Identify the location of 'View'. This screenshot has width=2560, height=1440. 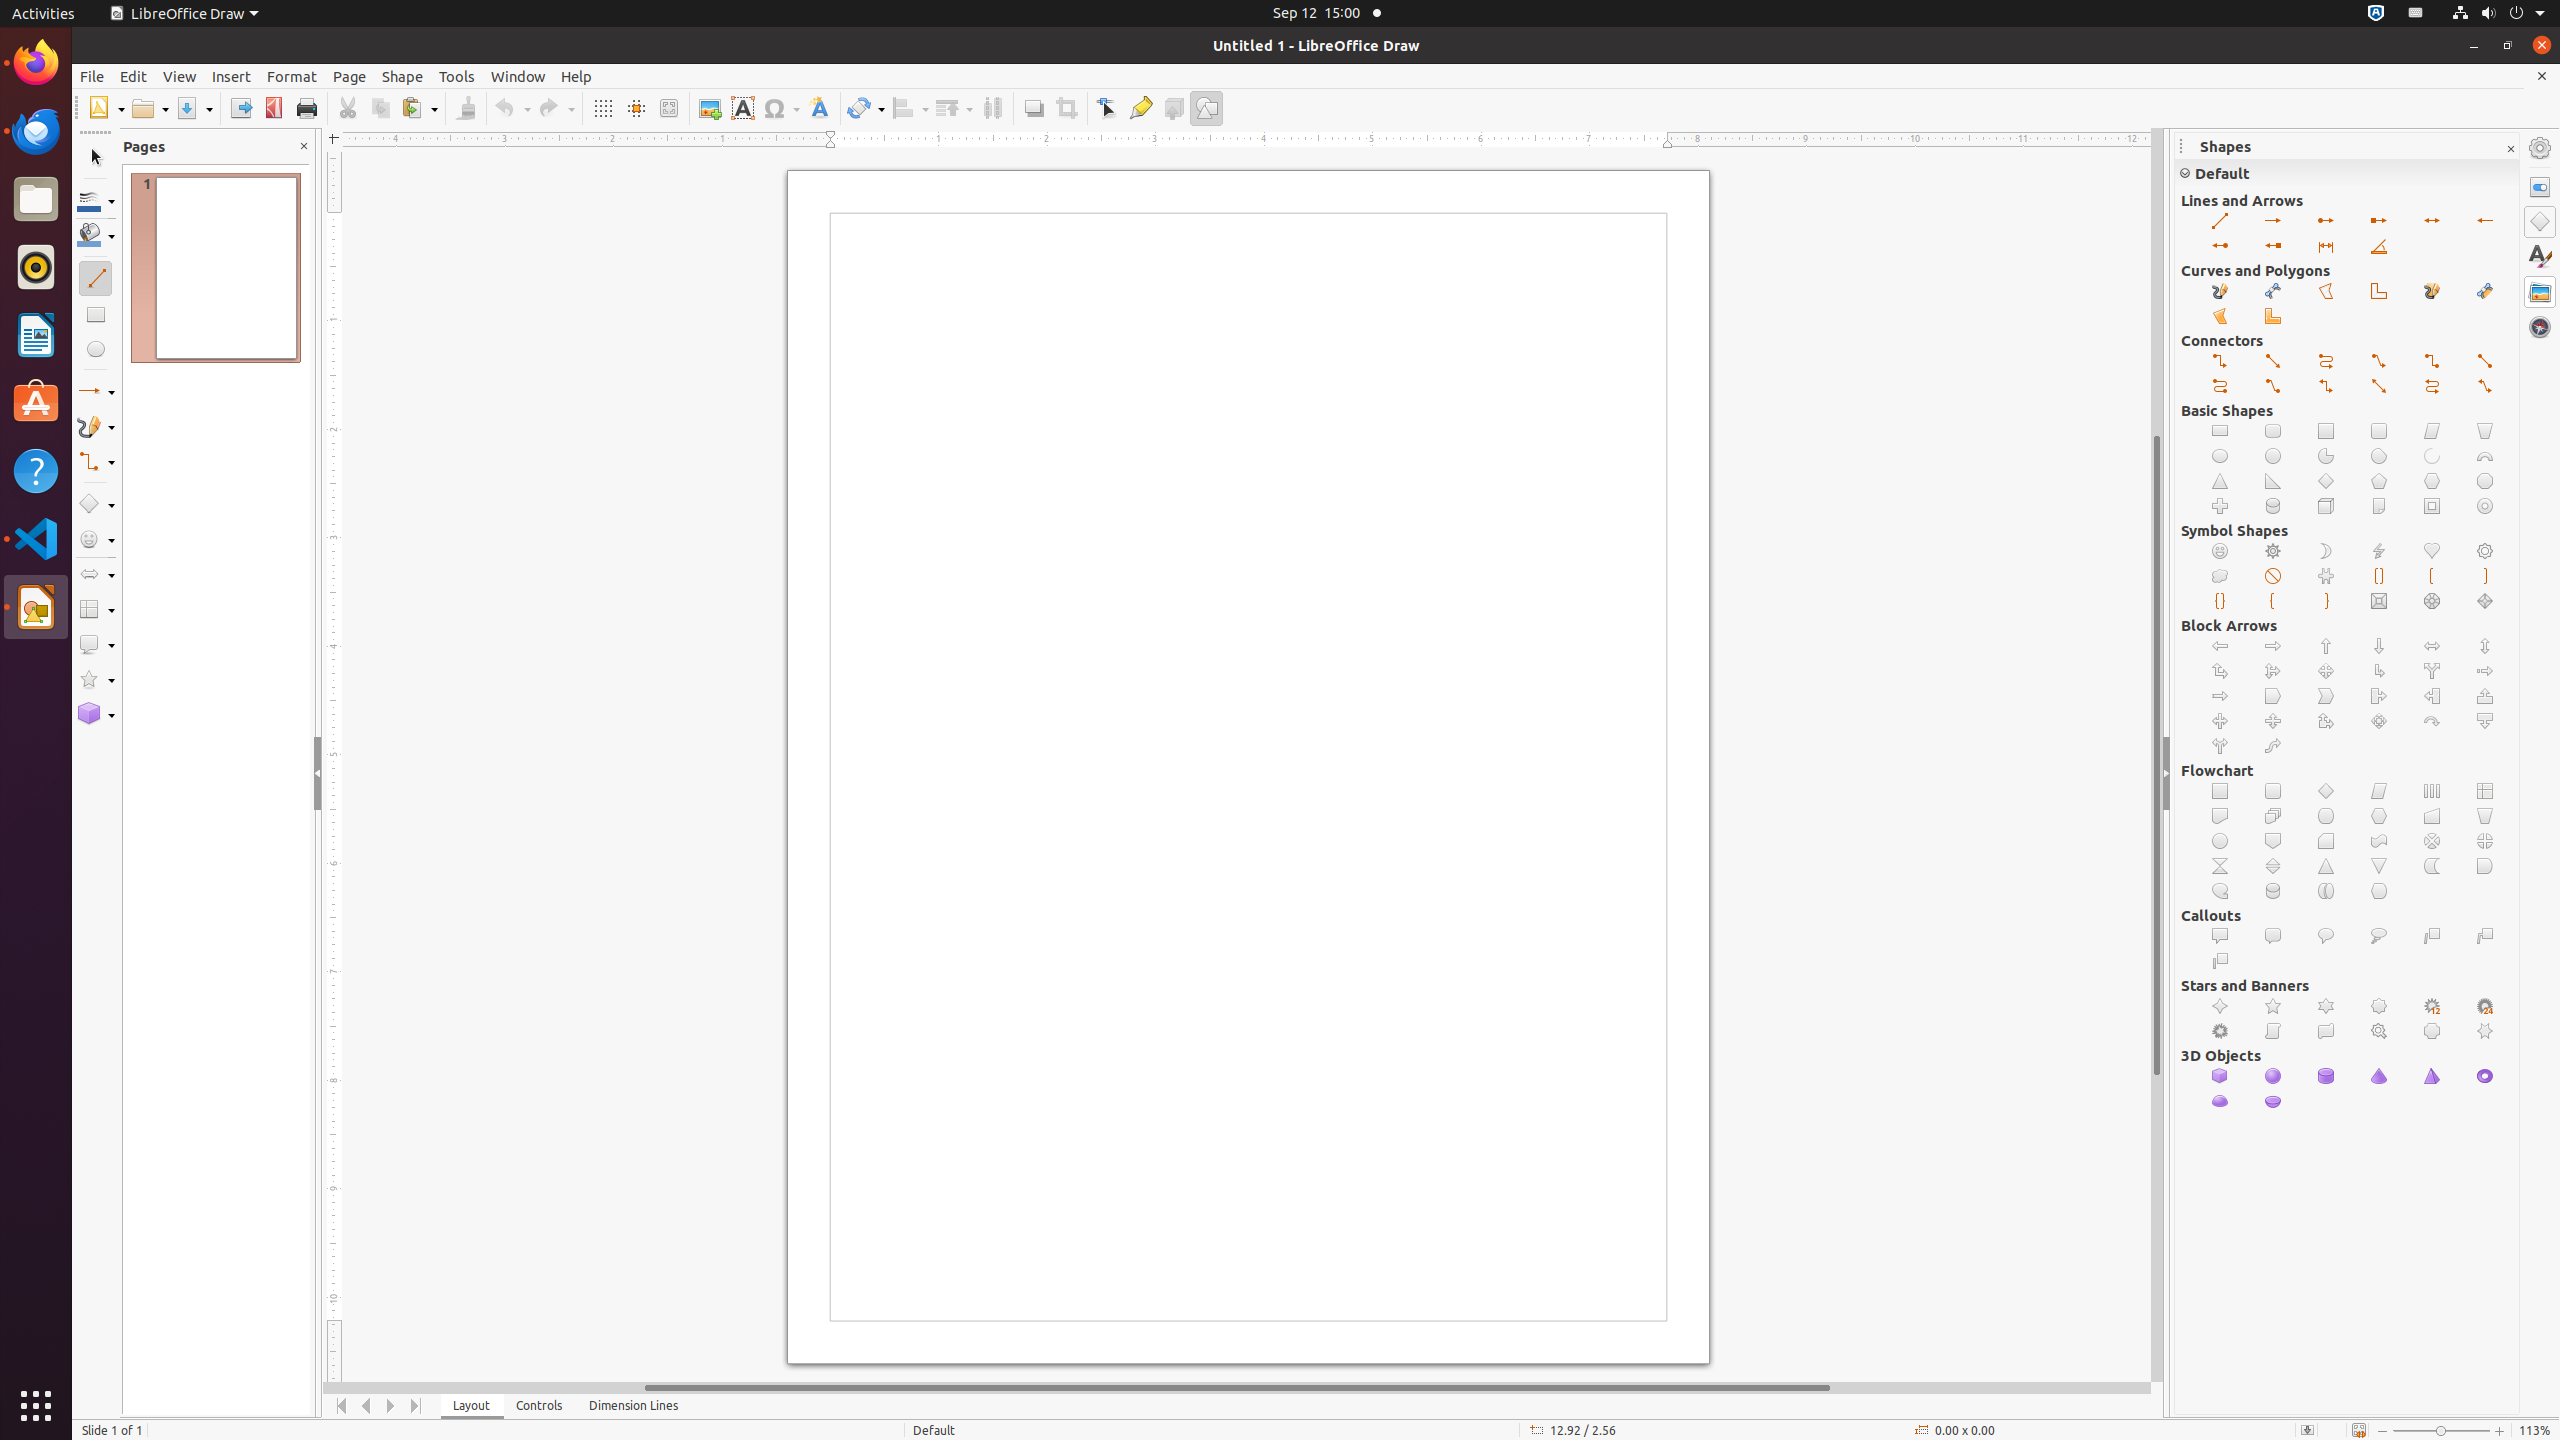
(179, 76).